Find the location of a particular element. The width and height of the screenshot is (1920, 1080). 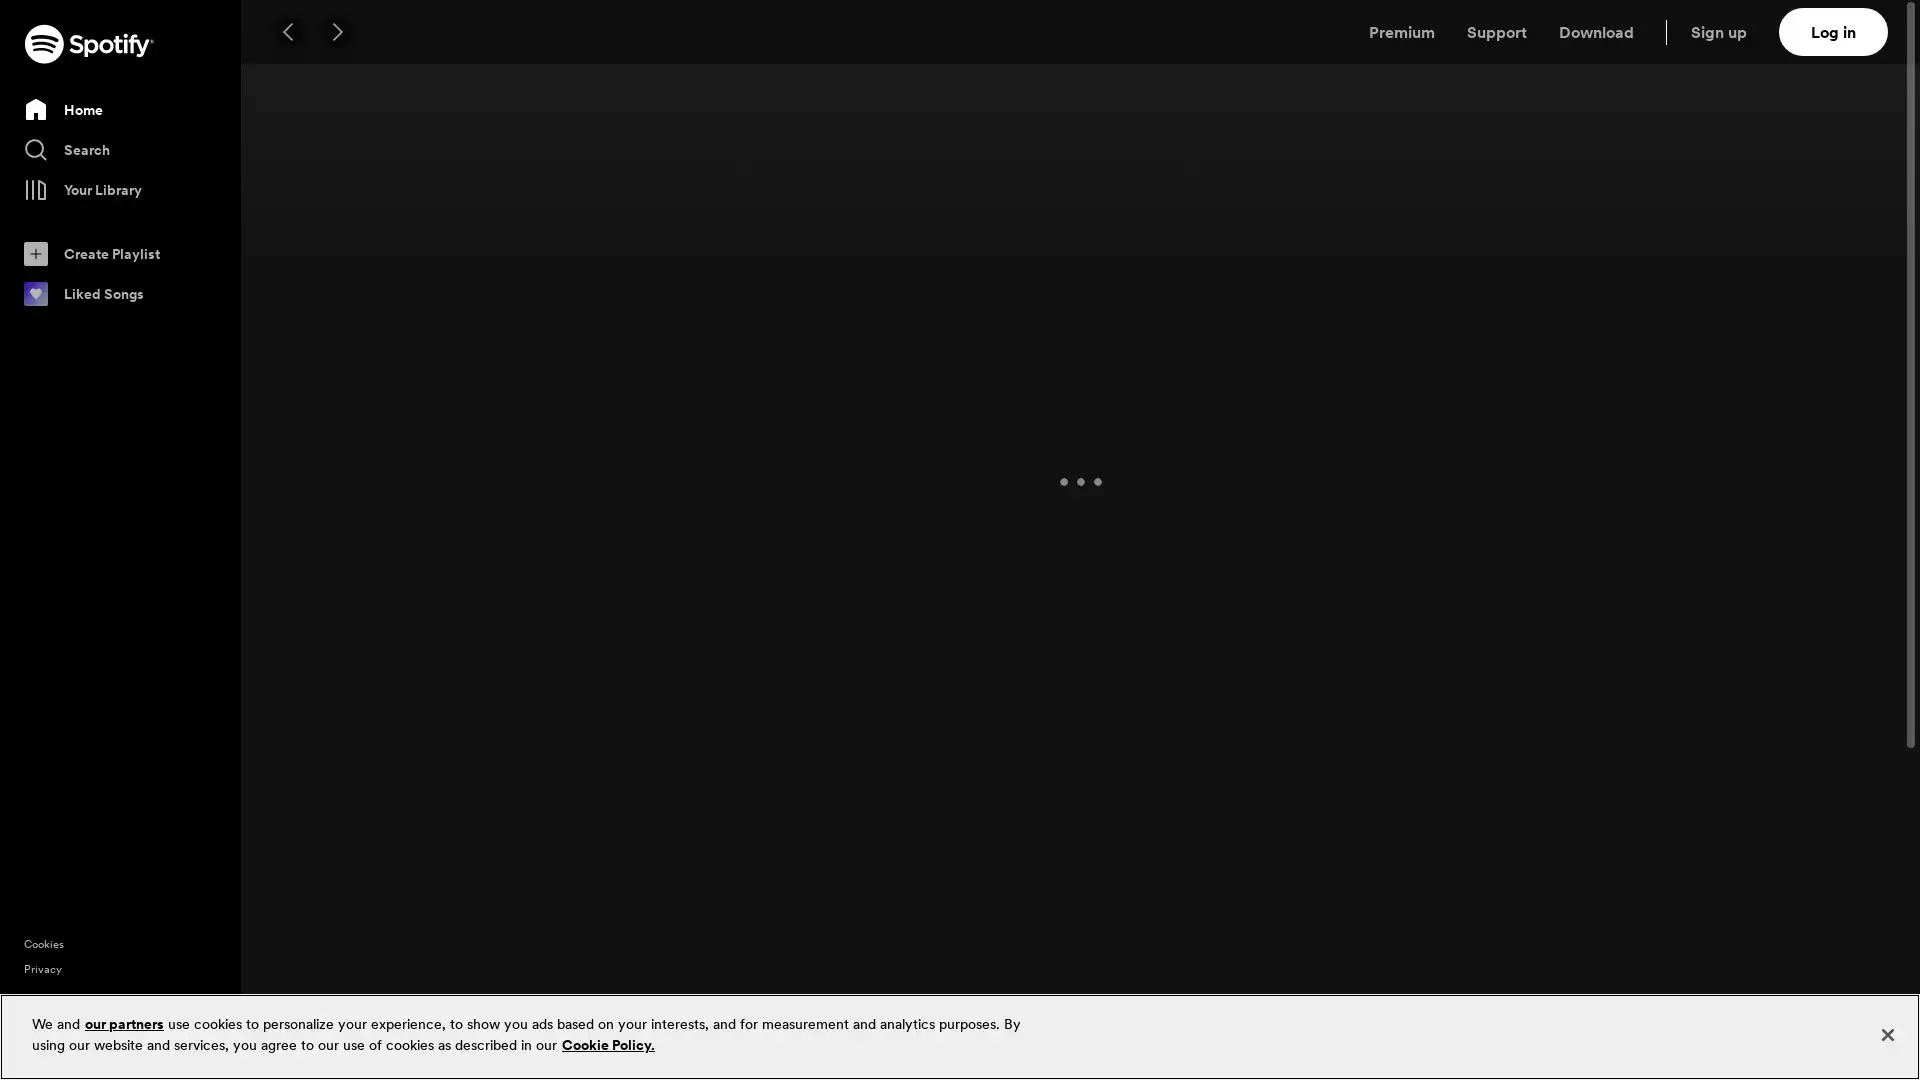

Play Party Cove is located at coordinates (1839, 1005).